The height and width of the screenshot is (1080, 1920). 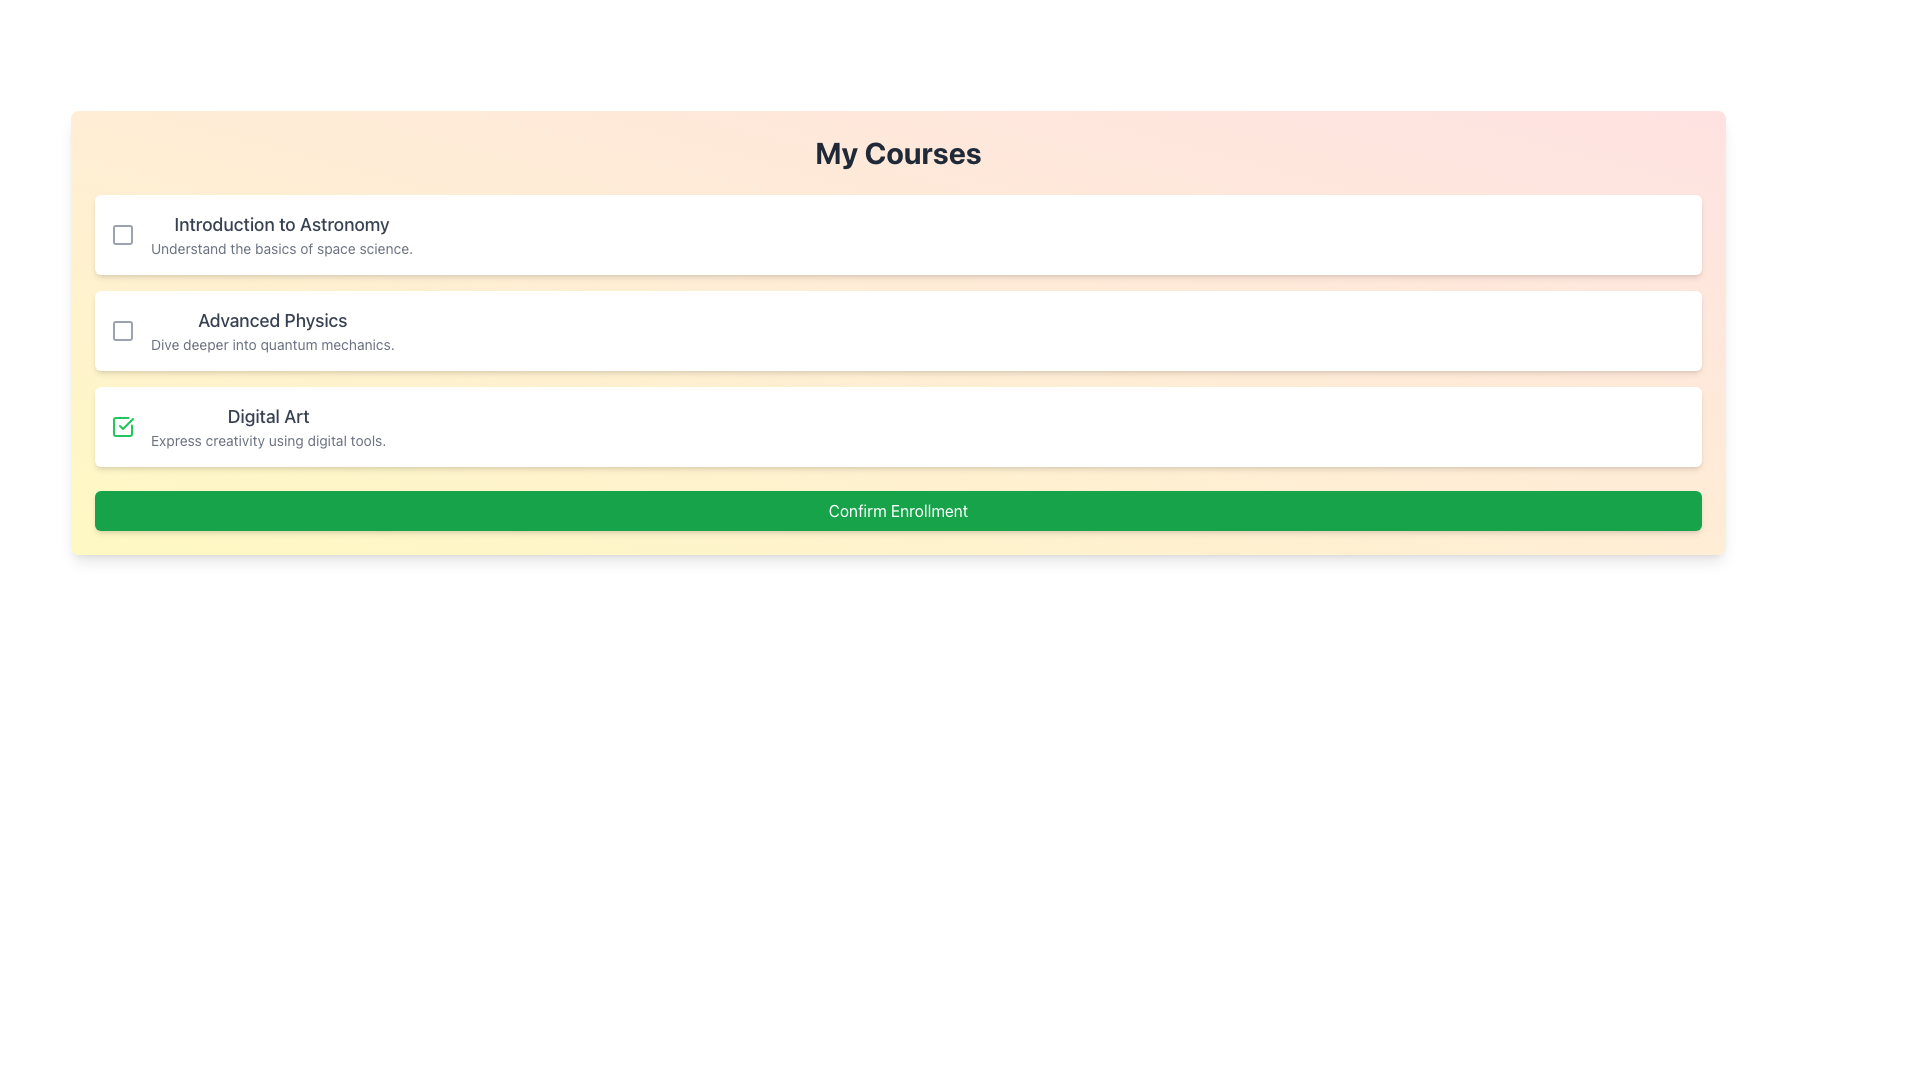 What do you see at coordinates (271, 319) in the screenshot?
I see `the text label displaying 'Advanced Physics' for accessibility purposes` at bounding box center [271, 319].